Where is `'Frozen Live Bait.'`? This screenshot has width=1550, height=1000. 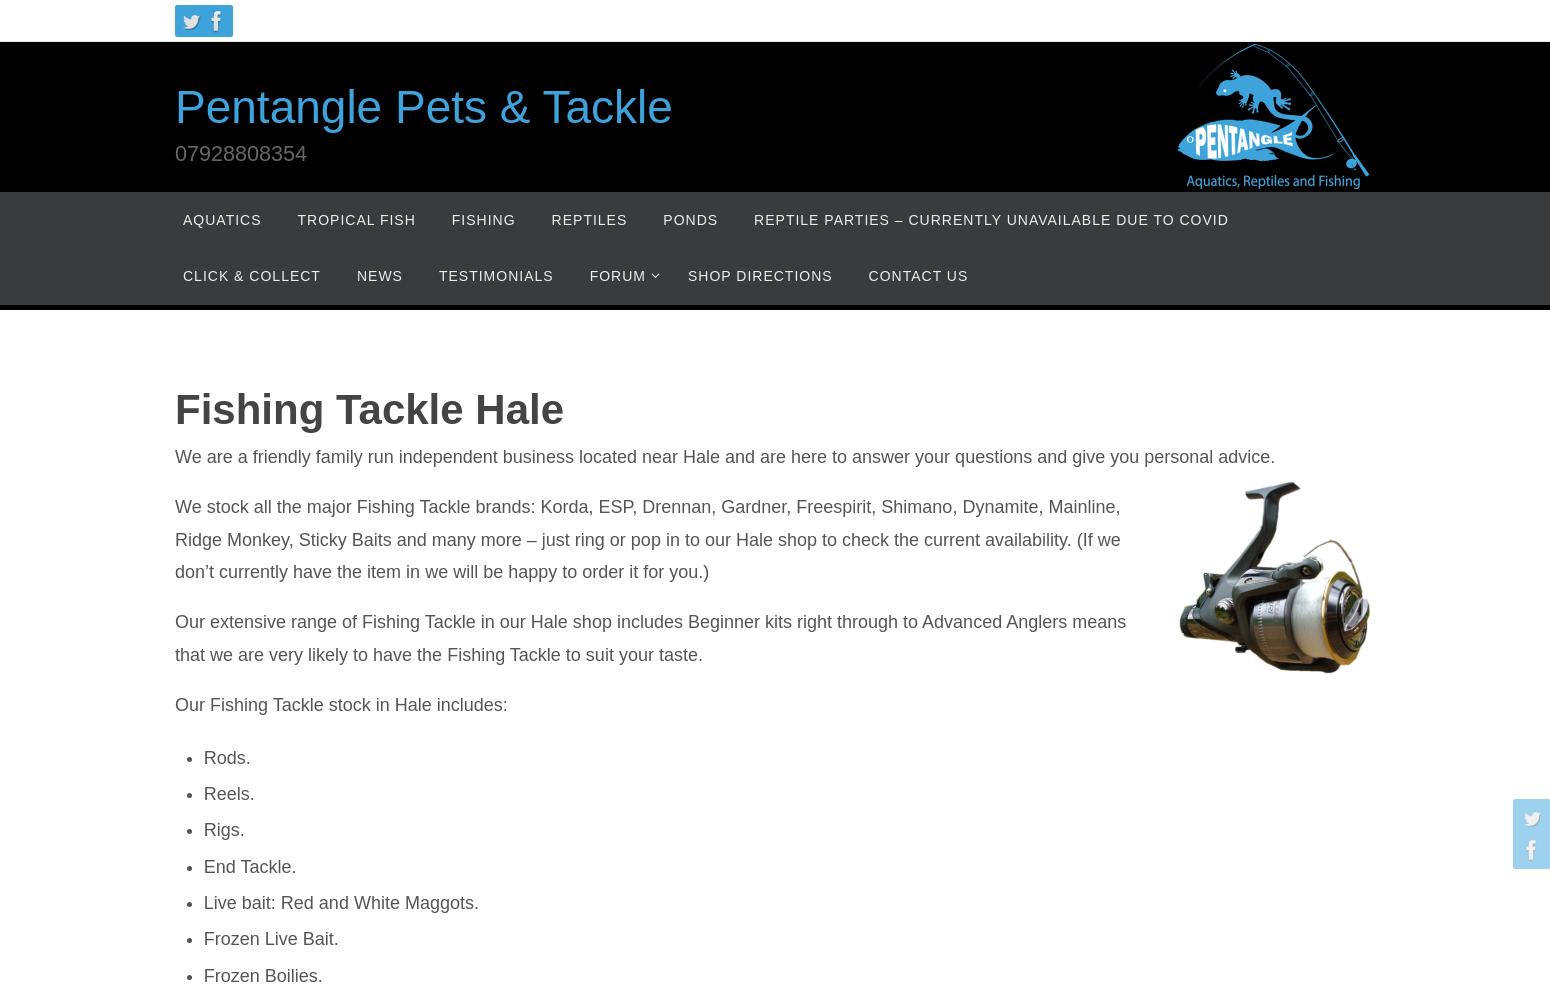 'Frozen Live Bait.' is located at coordinates (270, 938).